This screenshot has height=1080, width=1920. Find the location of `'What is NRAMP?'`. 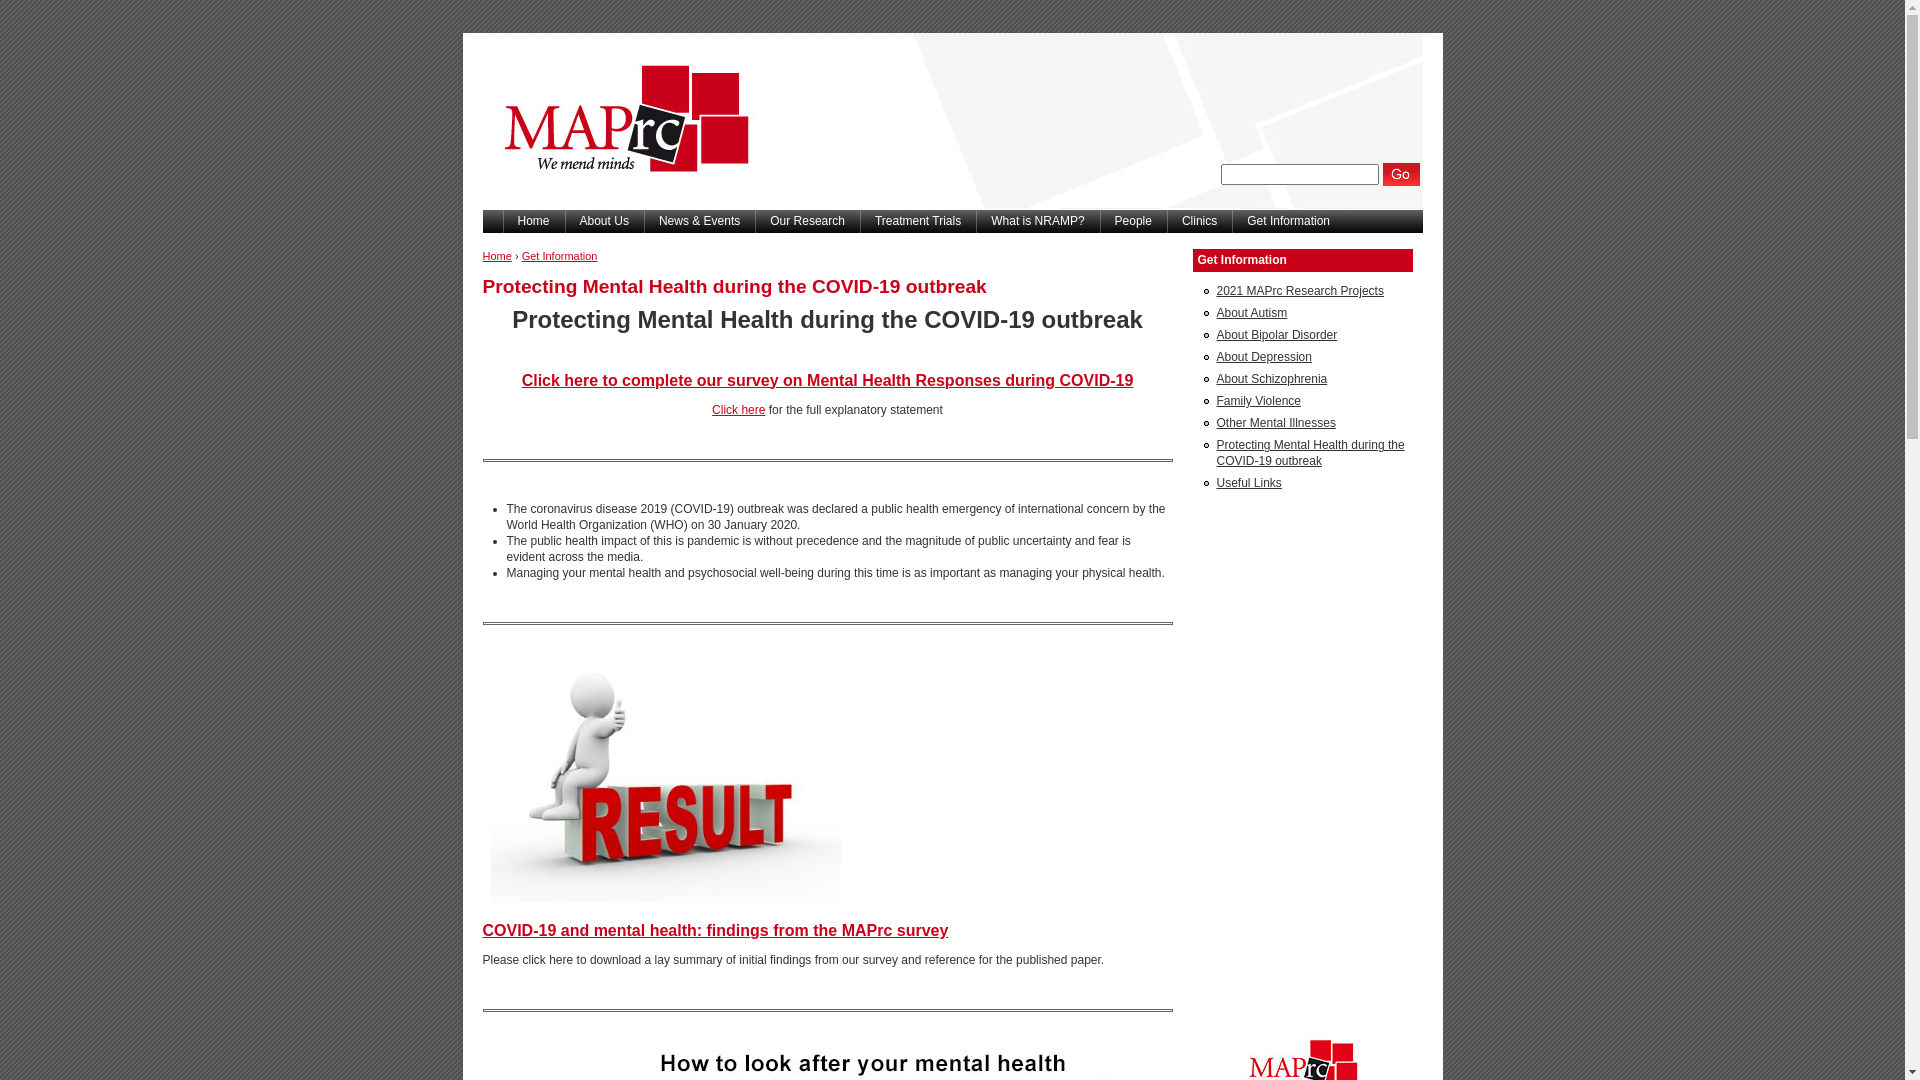

'What is NRAMP?' is located at coordinates (1037, 221).